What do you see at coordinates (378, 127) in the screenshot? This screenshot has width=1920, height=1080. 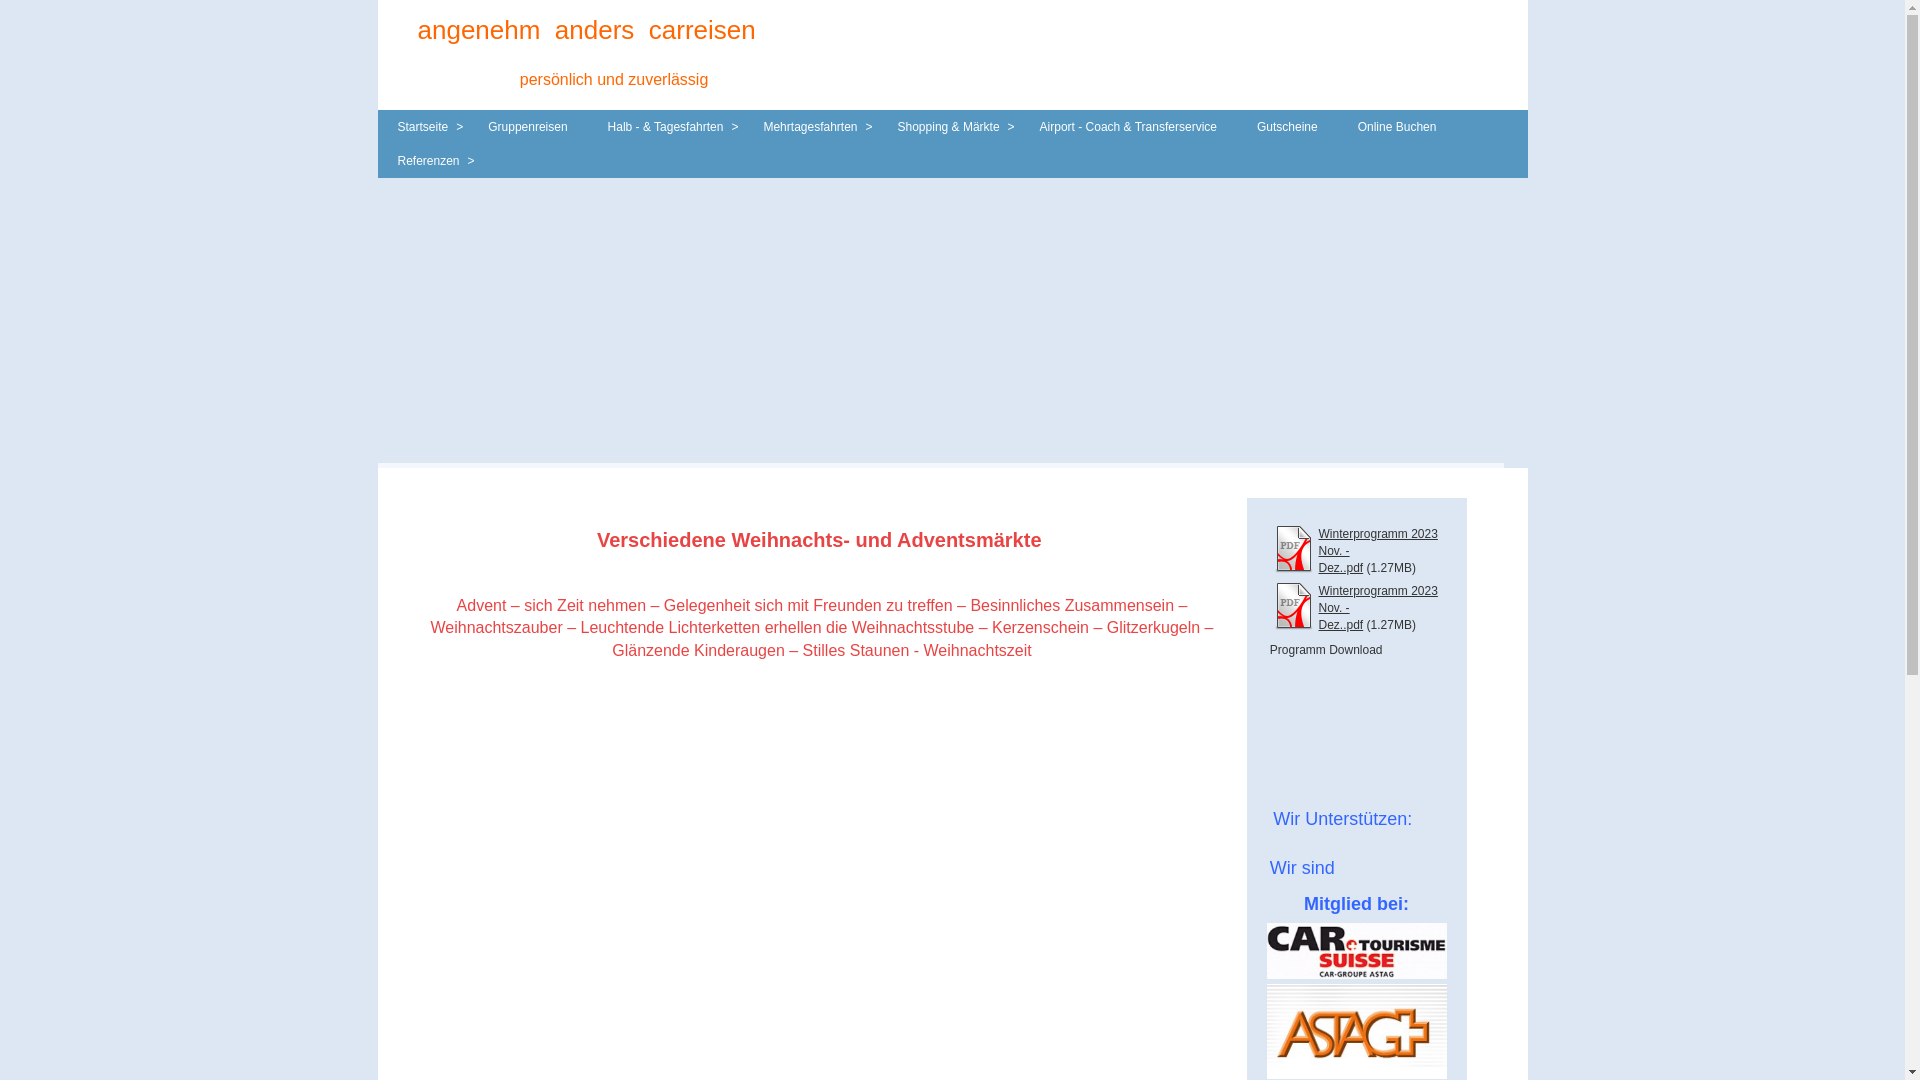 I see `'Startseite'` at bounding box center [378, 127].